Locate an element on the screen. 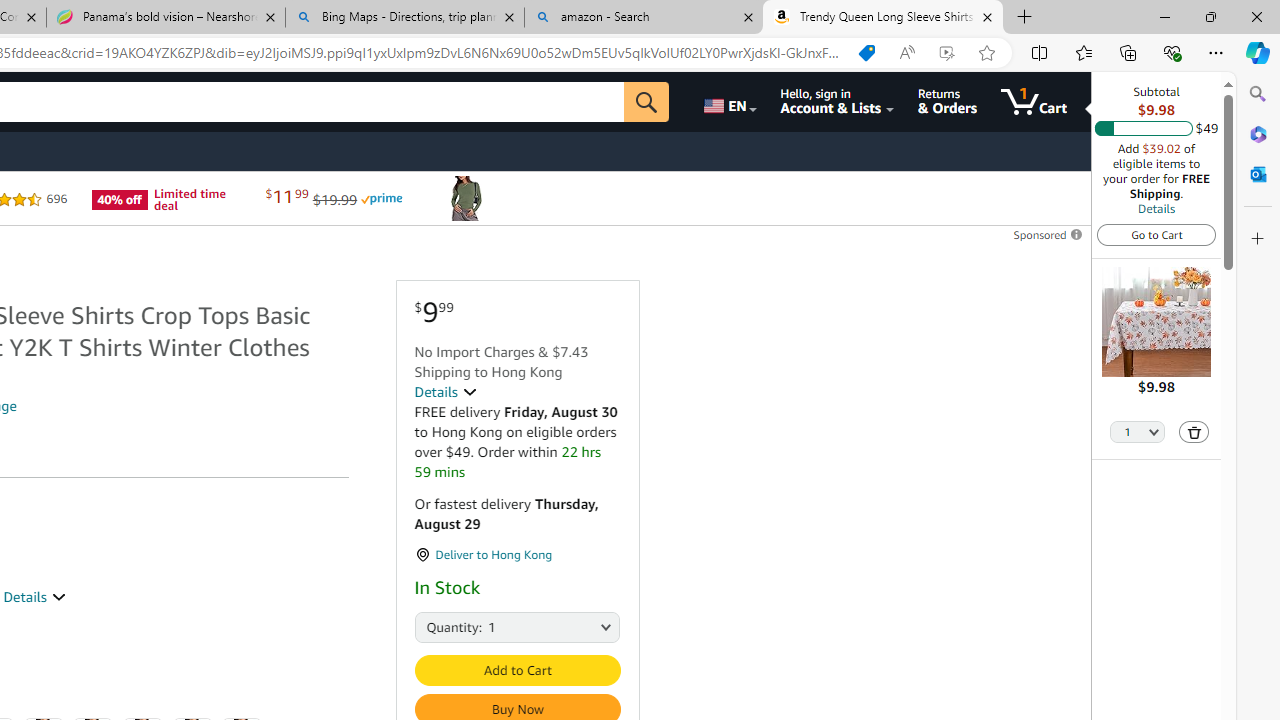 The width and height of the screenshot is (1280, 720). 'amazon - Search' is located at coordinates (643, 17).